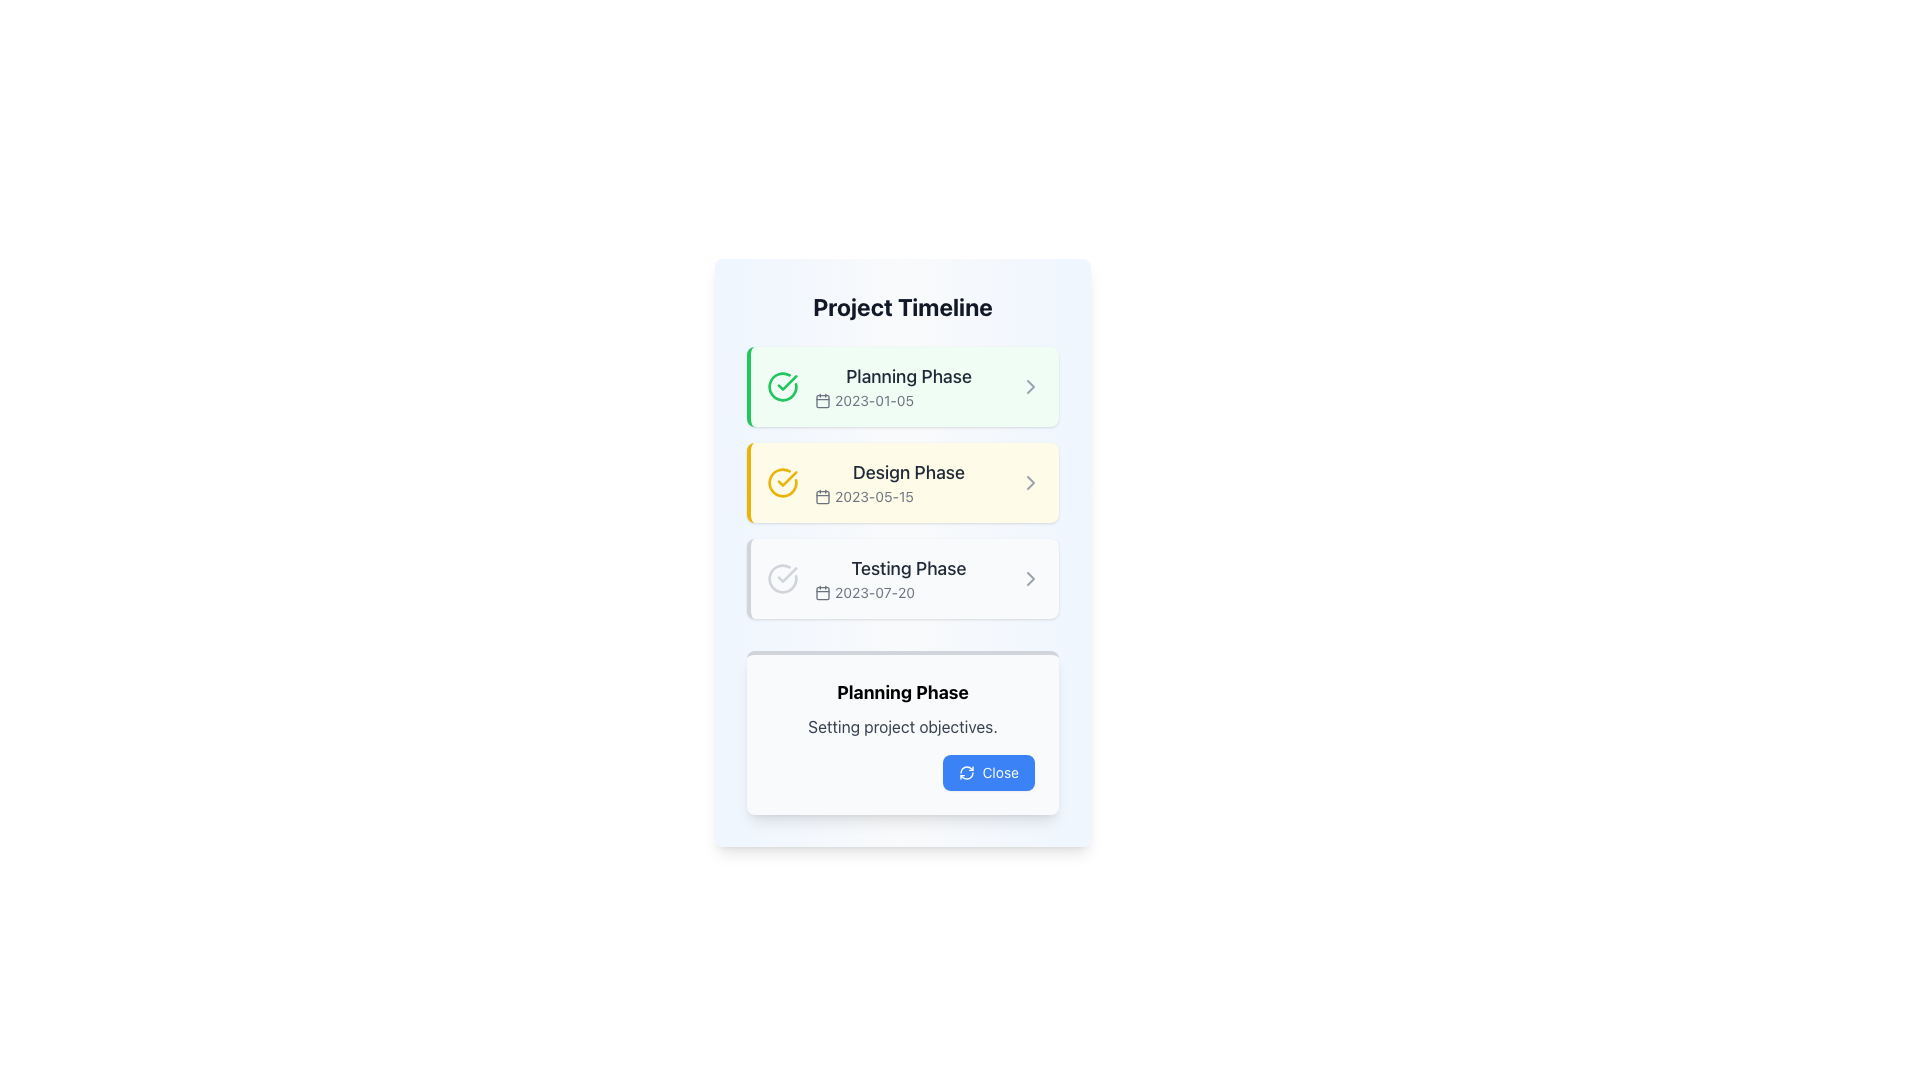 The width and height of the screenshot is (1920, 1080). I want to click on the right-facing chevron icon at the rightmost end of the 'Design Phase' card to possibly display a tooltip, so click(1031, 482).